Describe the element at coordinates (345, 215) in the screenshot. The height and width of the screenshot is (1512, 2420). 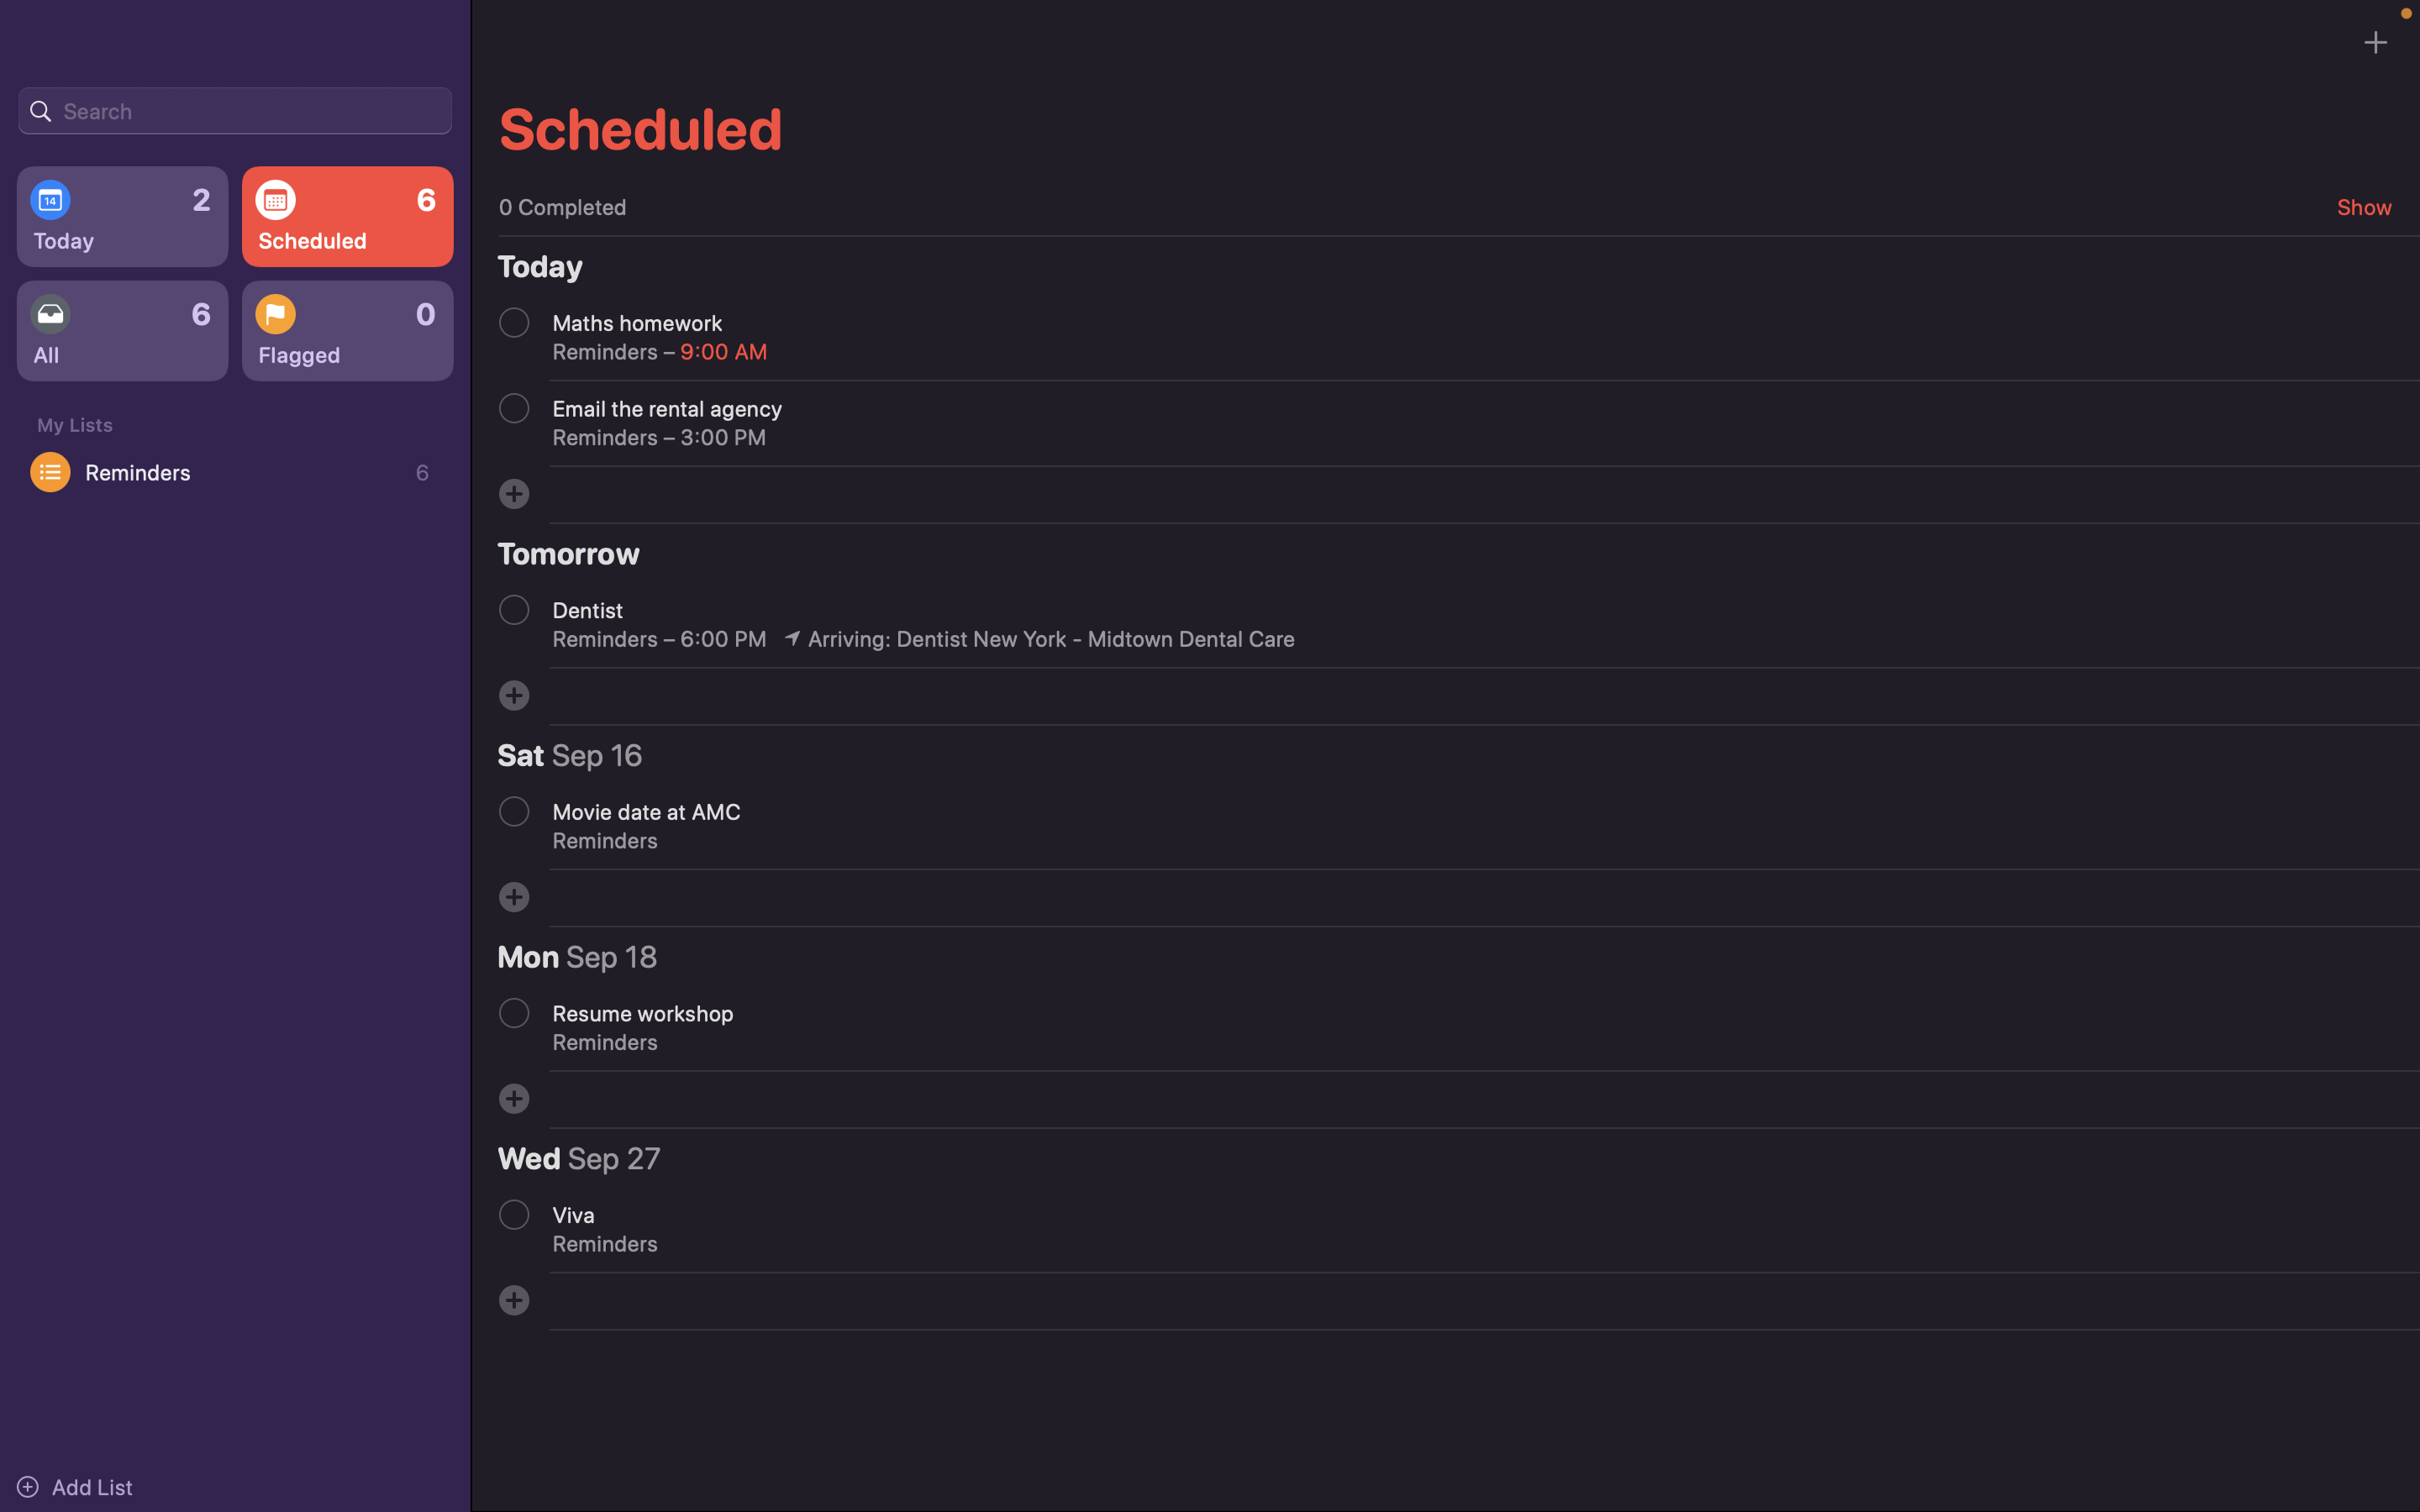
I see `the list of all planned events` at that location.